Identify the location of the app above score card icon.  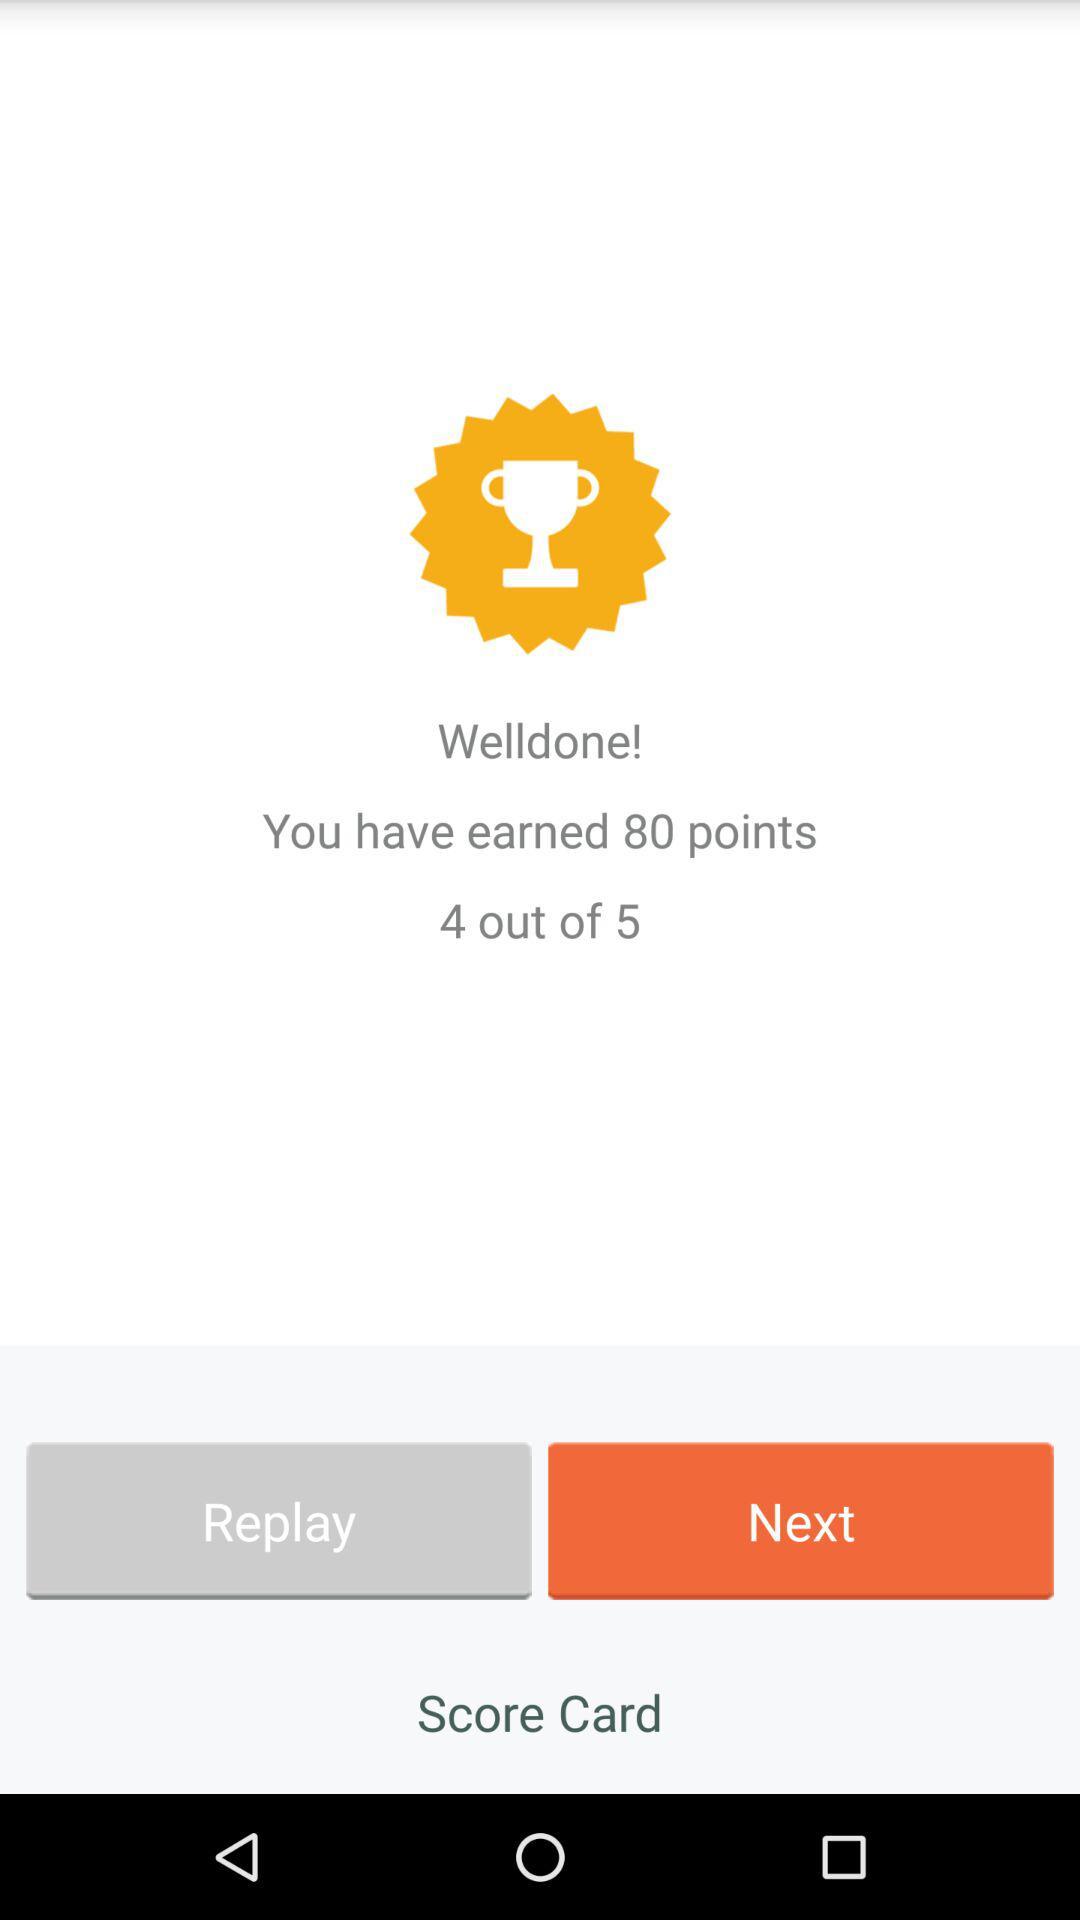
(800, 1520).